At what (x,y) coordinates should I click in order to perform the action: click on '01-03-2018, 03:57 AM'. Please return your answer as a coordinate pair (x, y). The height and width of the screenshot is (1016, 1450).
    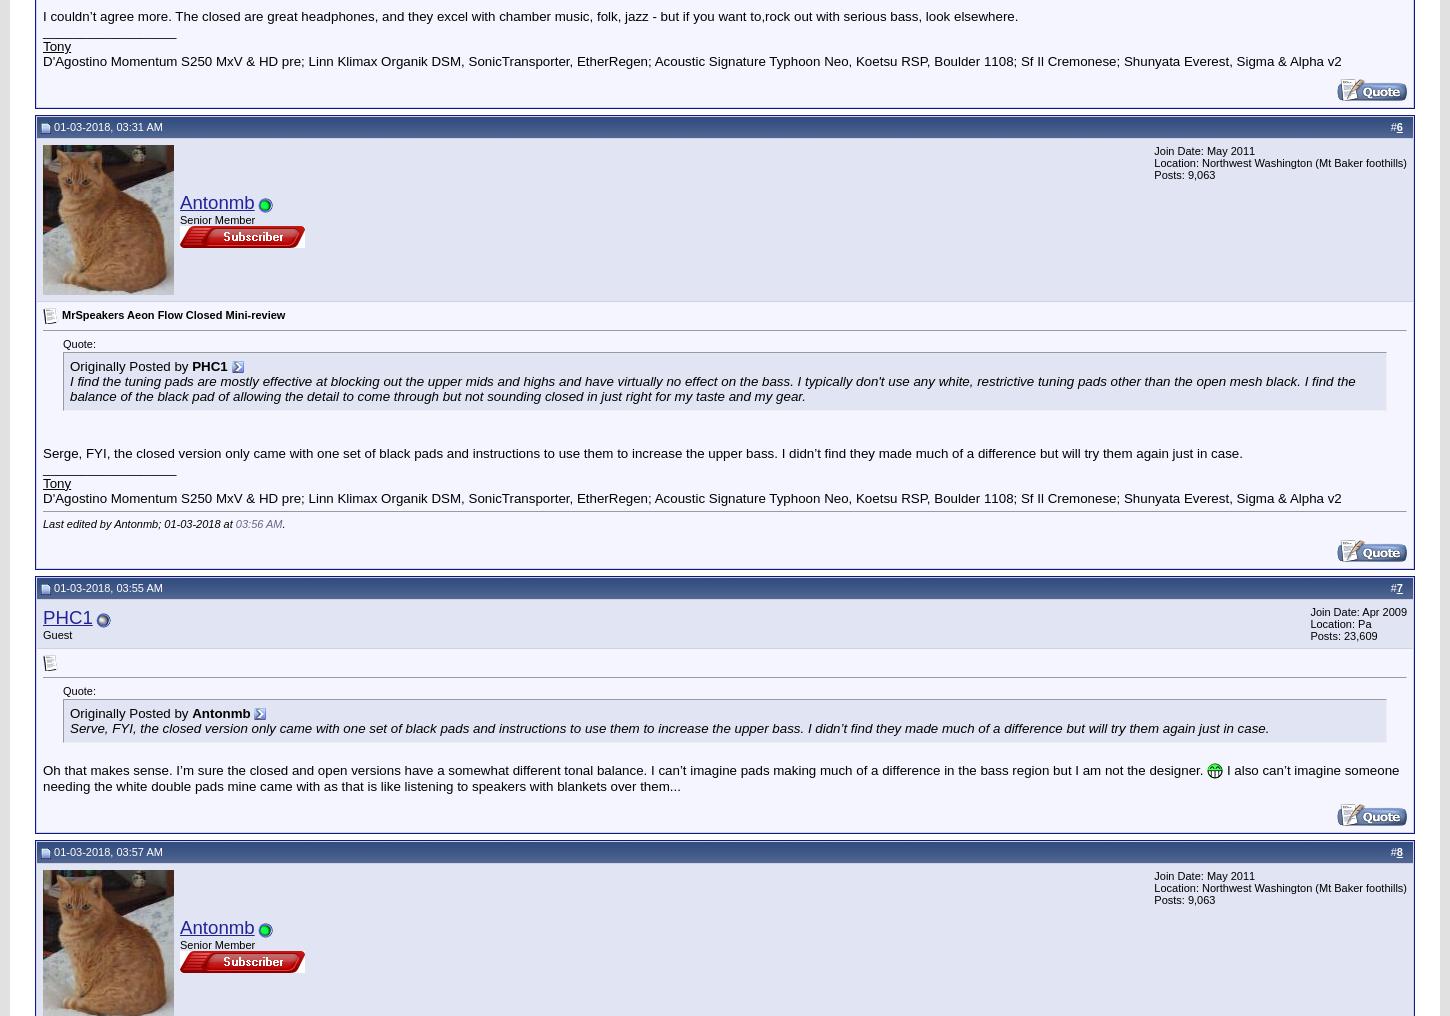
    Looking at the image, I should click on (51, 852).